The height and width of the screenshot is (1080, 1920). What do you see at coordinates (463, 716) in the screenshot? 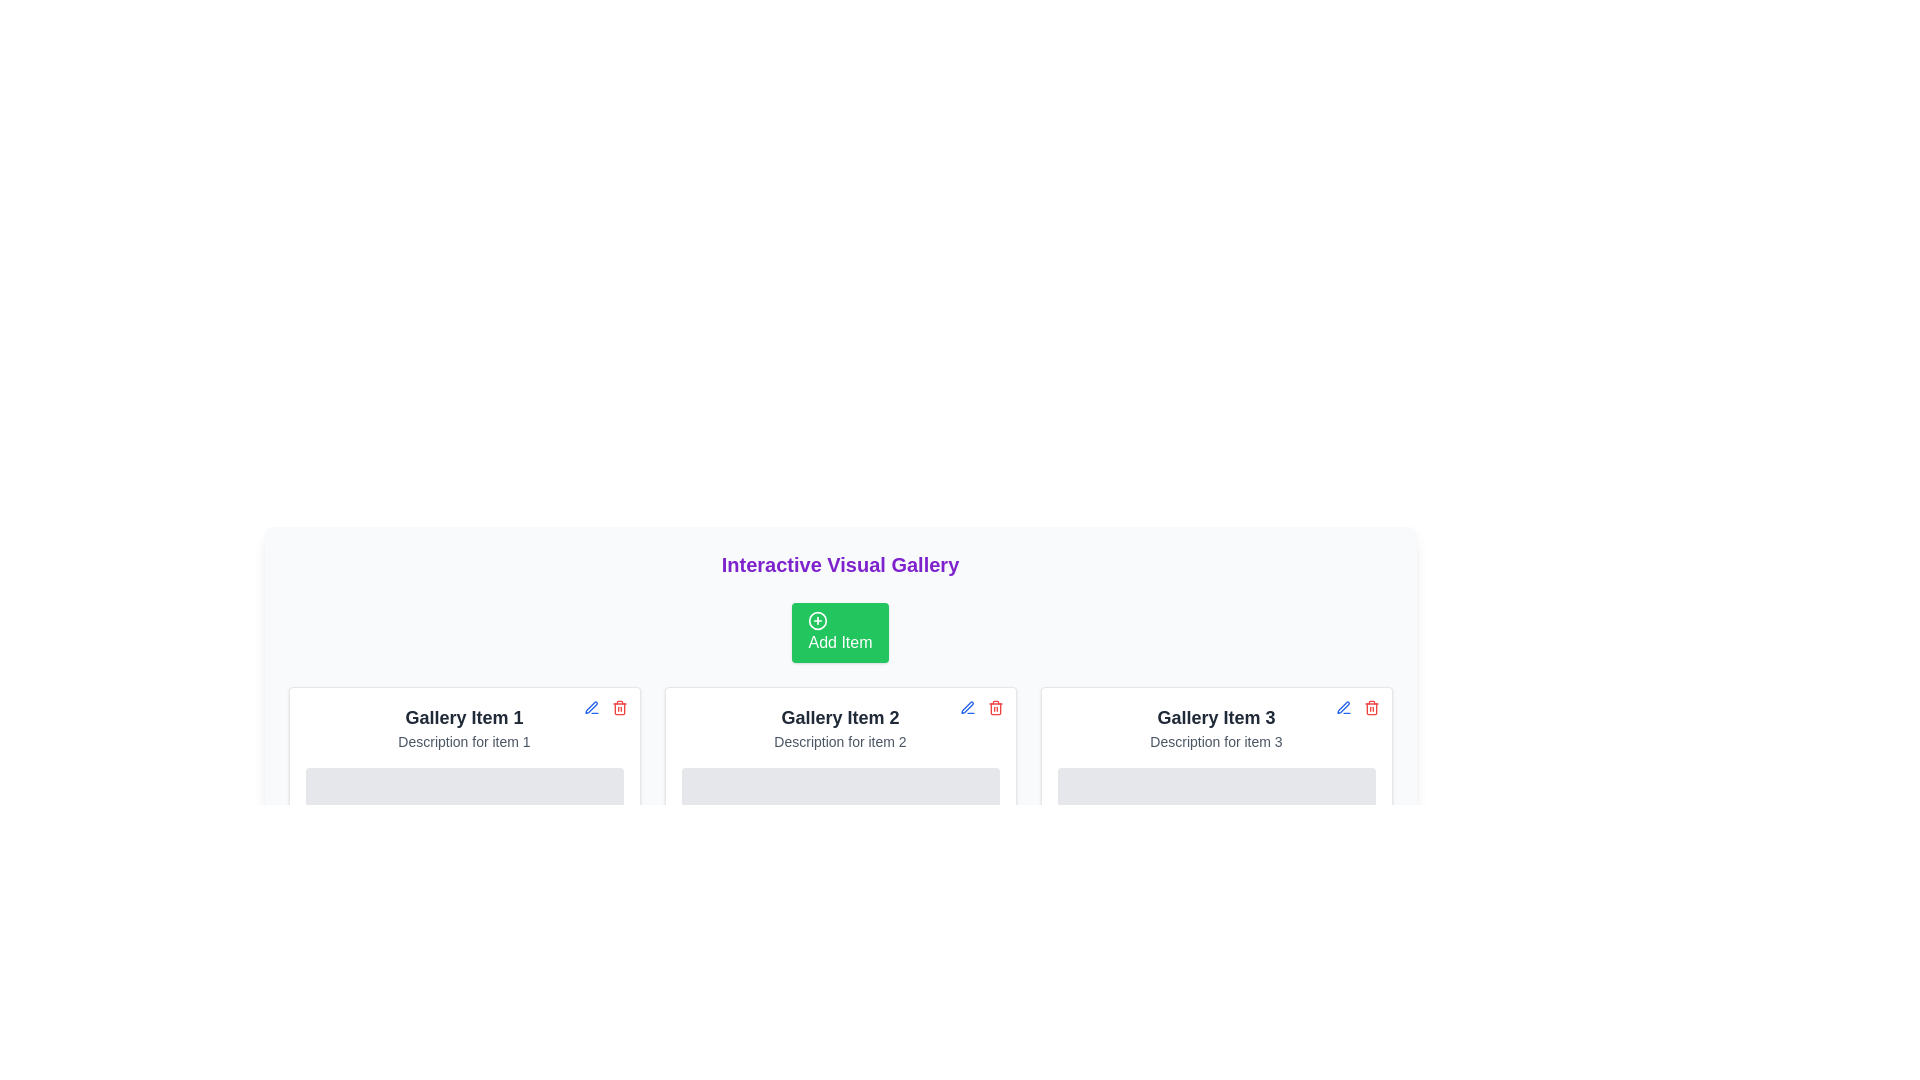
I see `text label 'Gallery Item 1' displayed in bold at the top of the card` at bounding box center [463, 716].